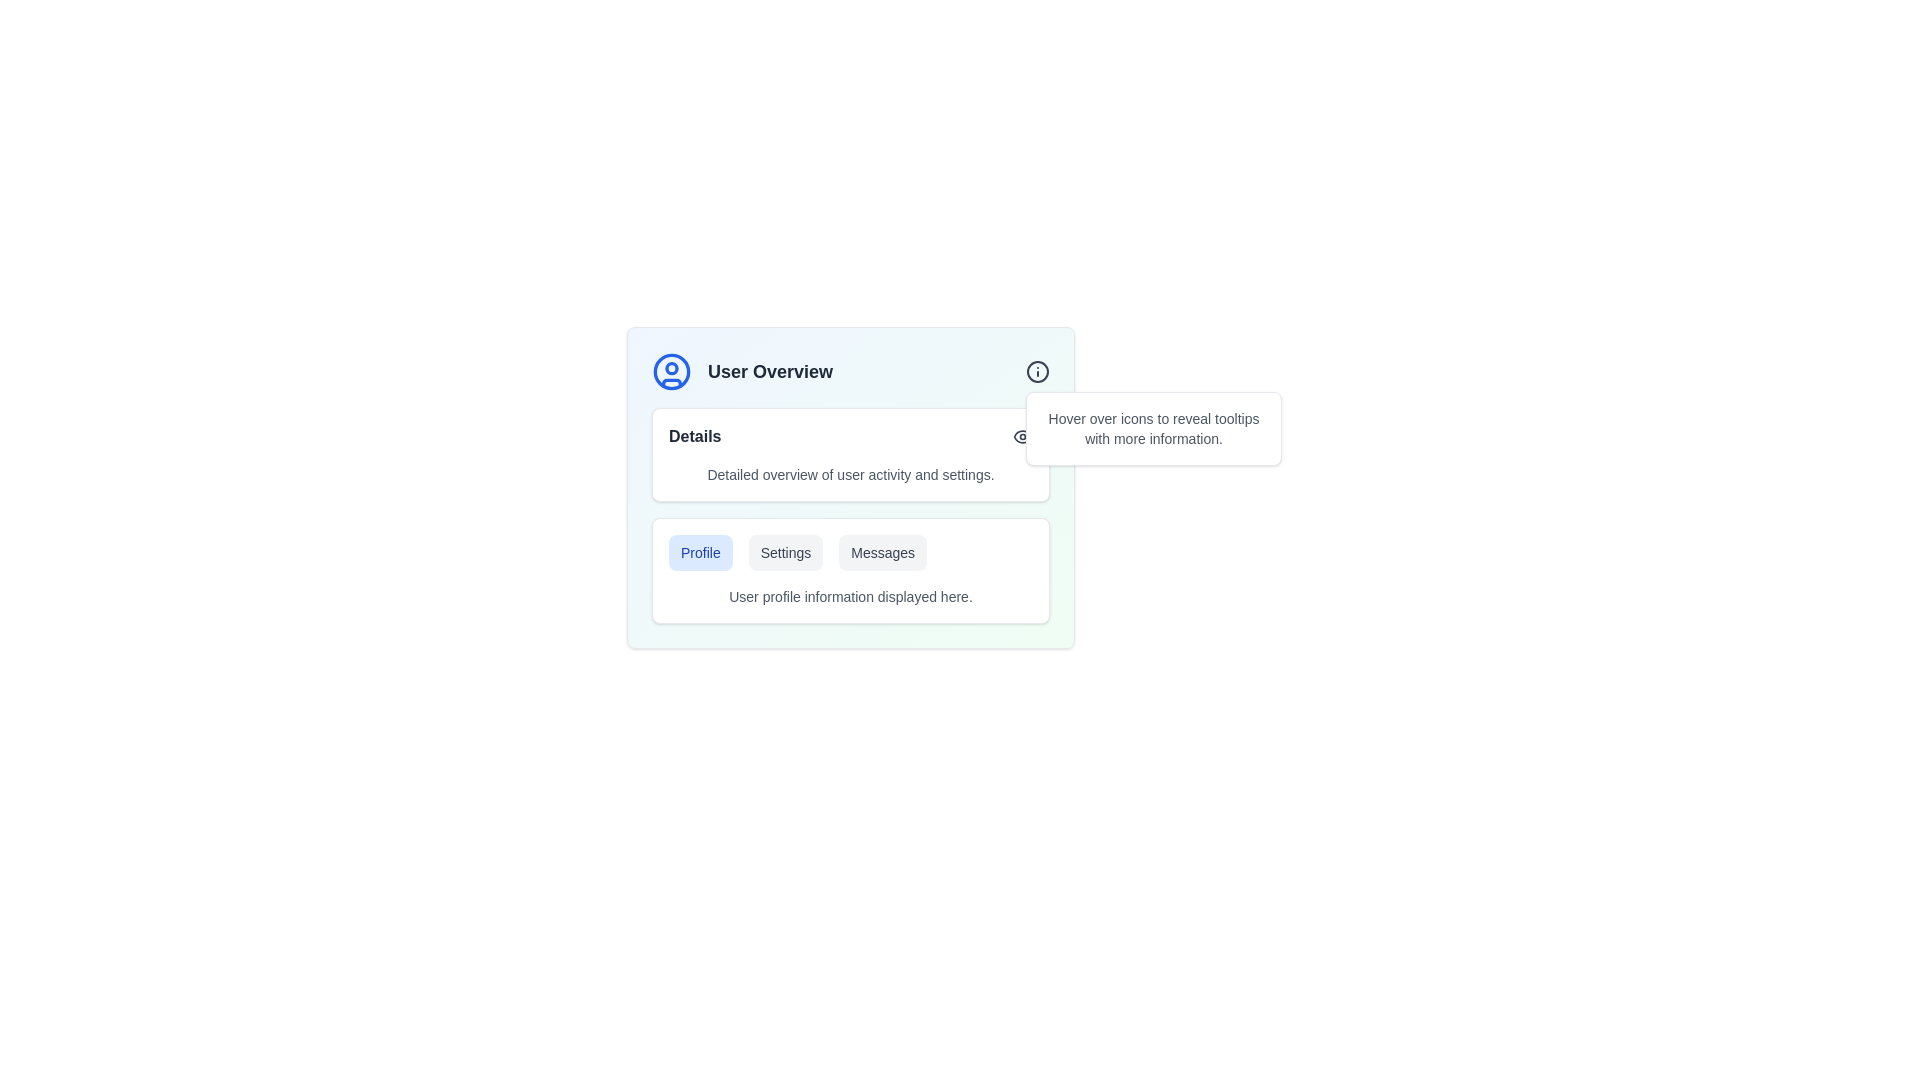 Image resolution: width=1920 pixels, height=1080 pixels. I want to click on the Tooltip-trigger information icon located at the top-right corner of the User Overview section header, so click(1037, 371).